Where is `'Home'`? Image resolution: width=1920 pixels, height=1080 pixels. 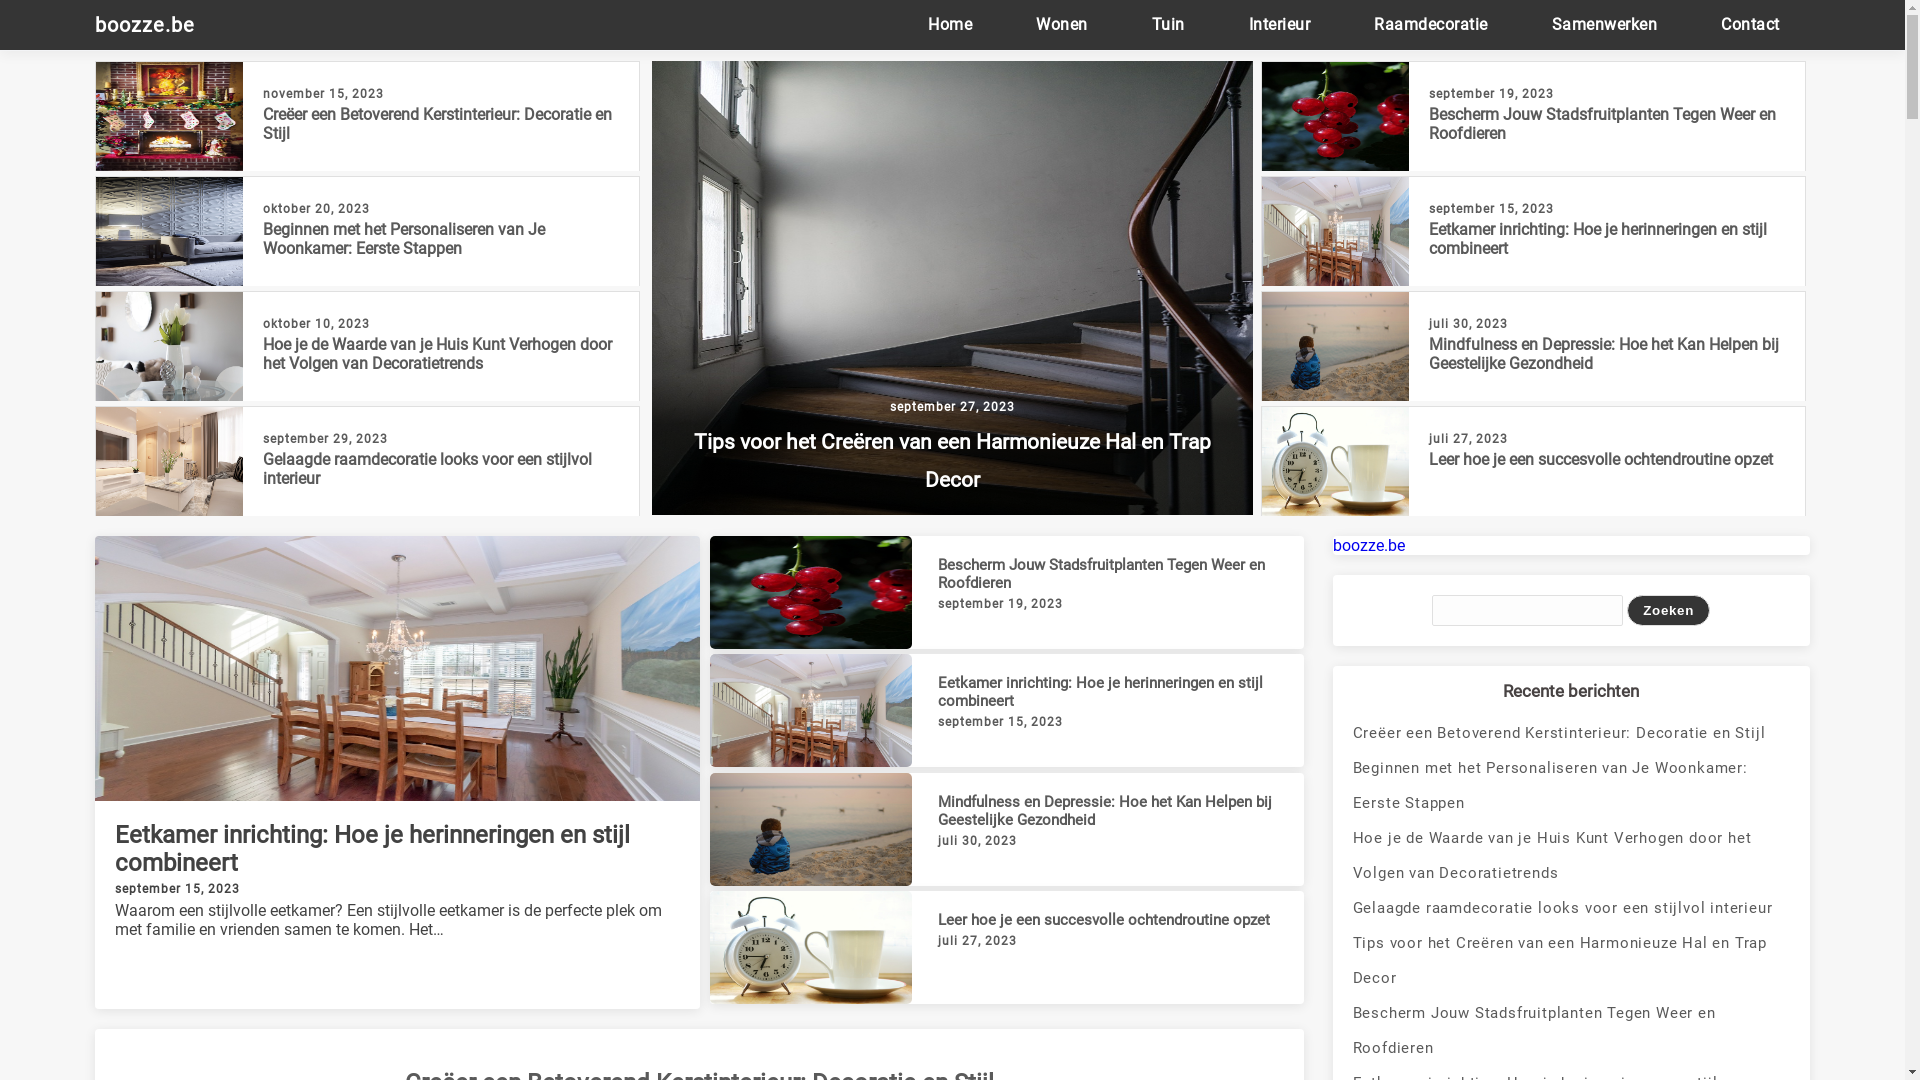 'Home' is located at coordinates (949, 24).